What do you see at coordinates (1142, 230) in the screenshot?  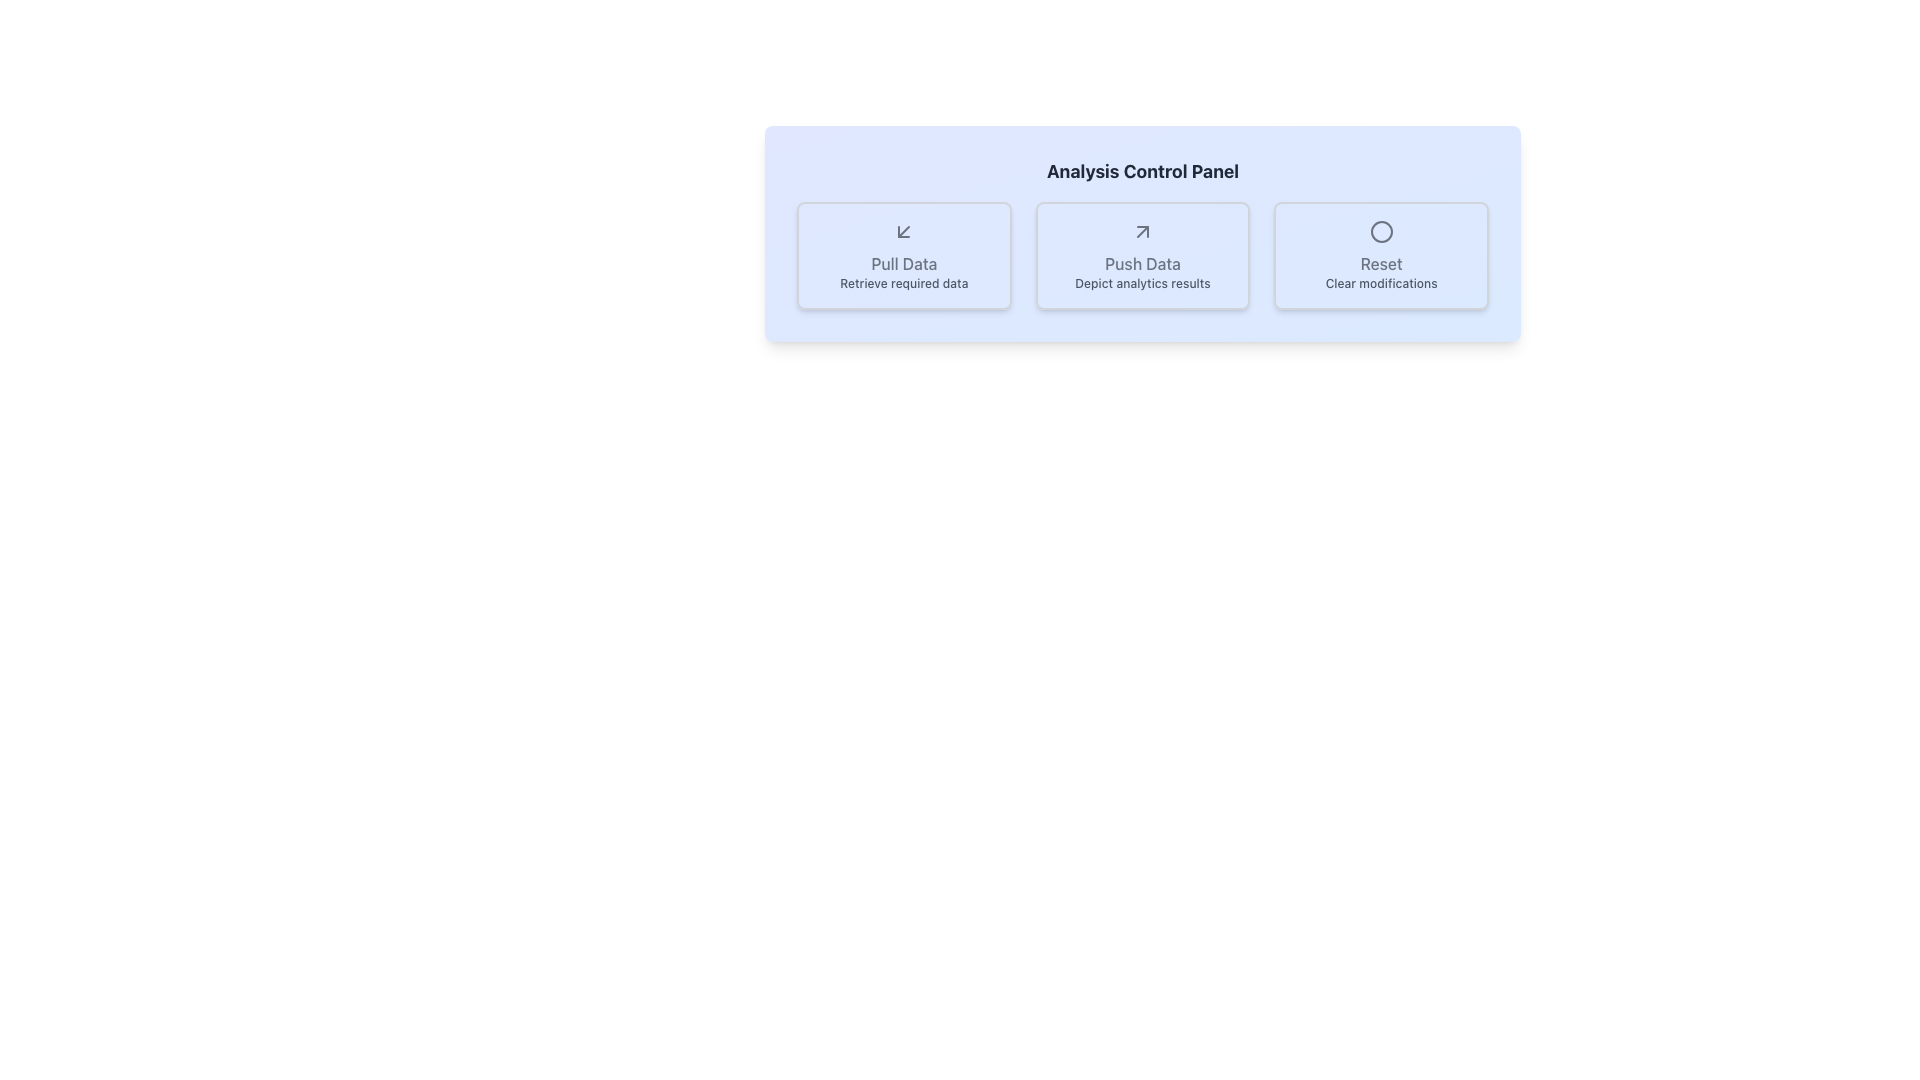 I see `the upward-right diagonal arrow icon located at the top-center of the 'Push Data' card that depicts analytics results` at bounding box center [1142, 230].